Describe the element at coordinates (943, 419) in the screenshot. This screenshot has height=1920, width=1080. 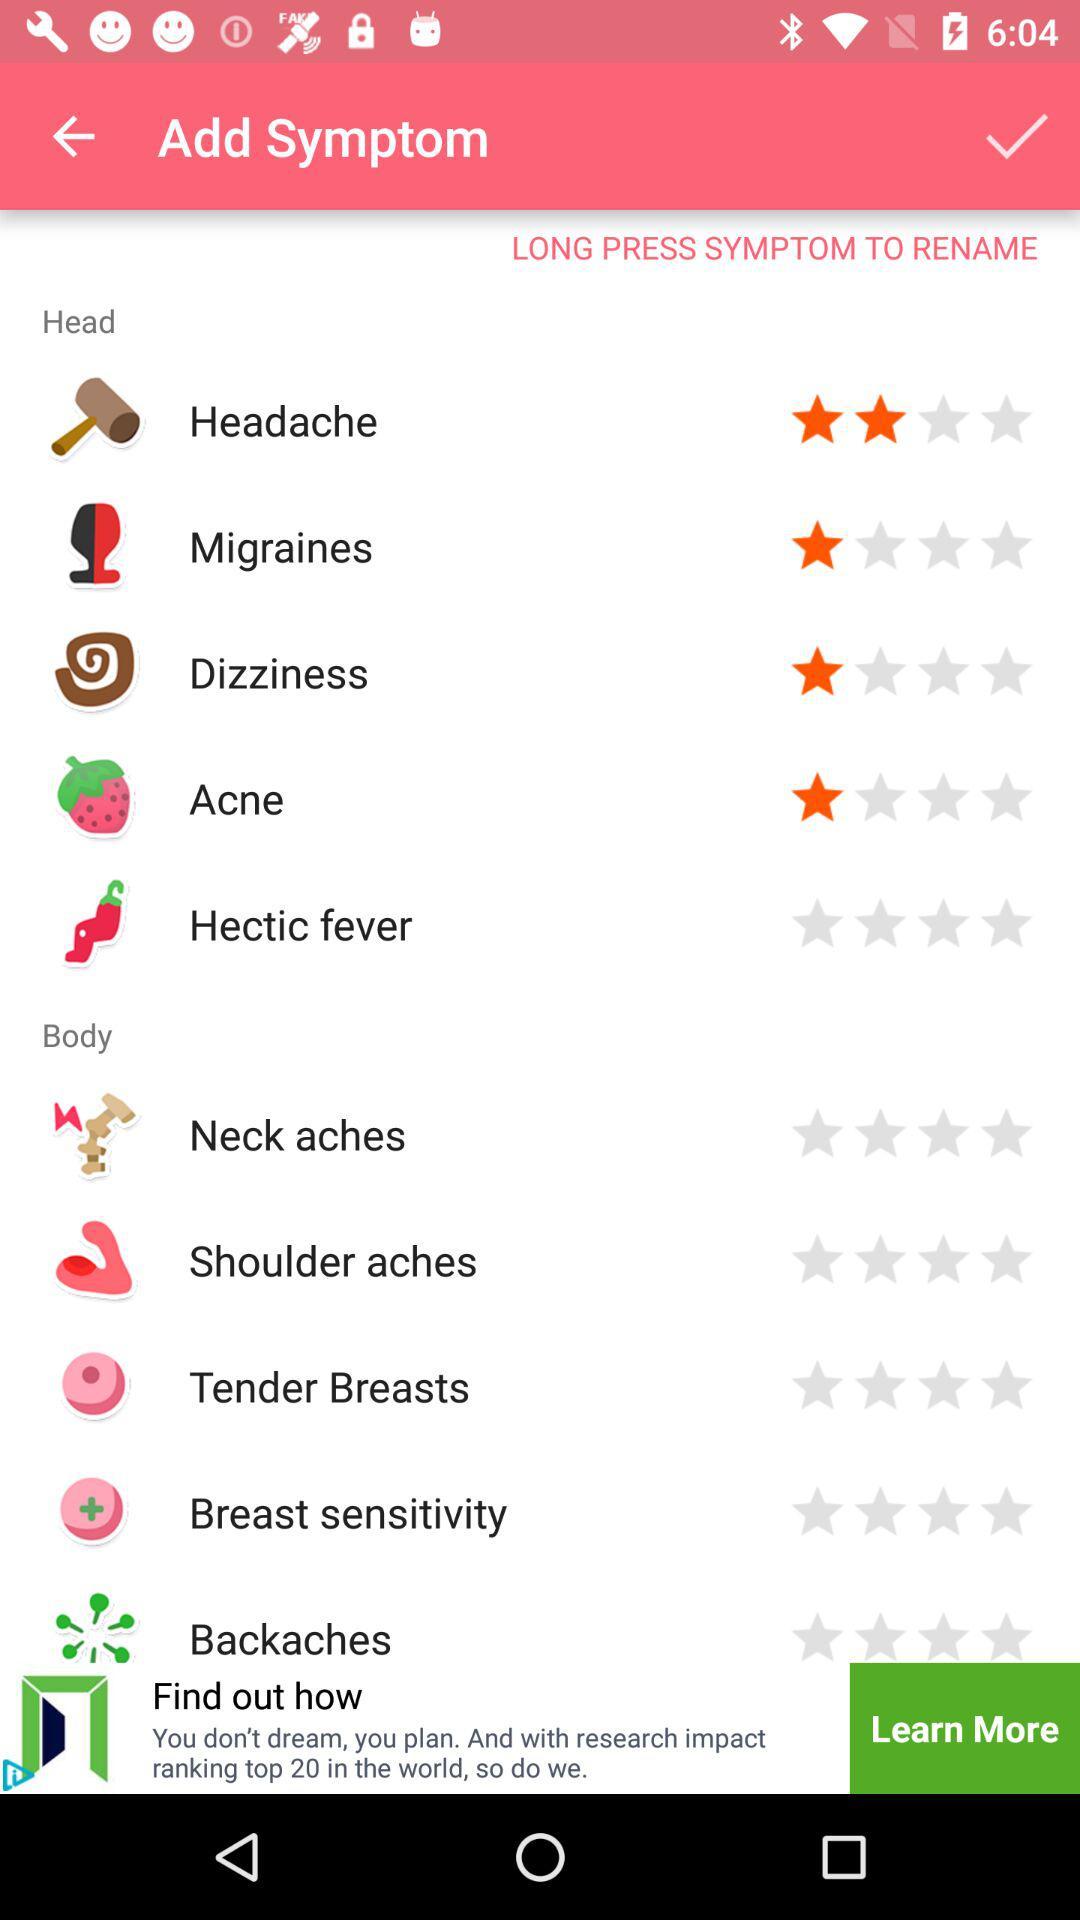
I see `three star rating` at that location.